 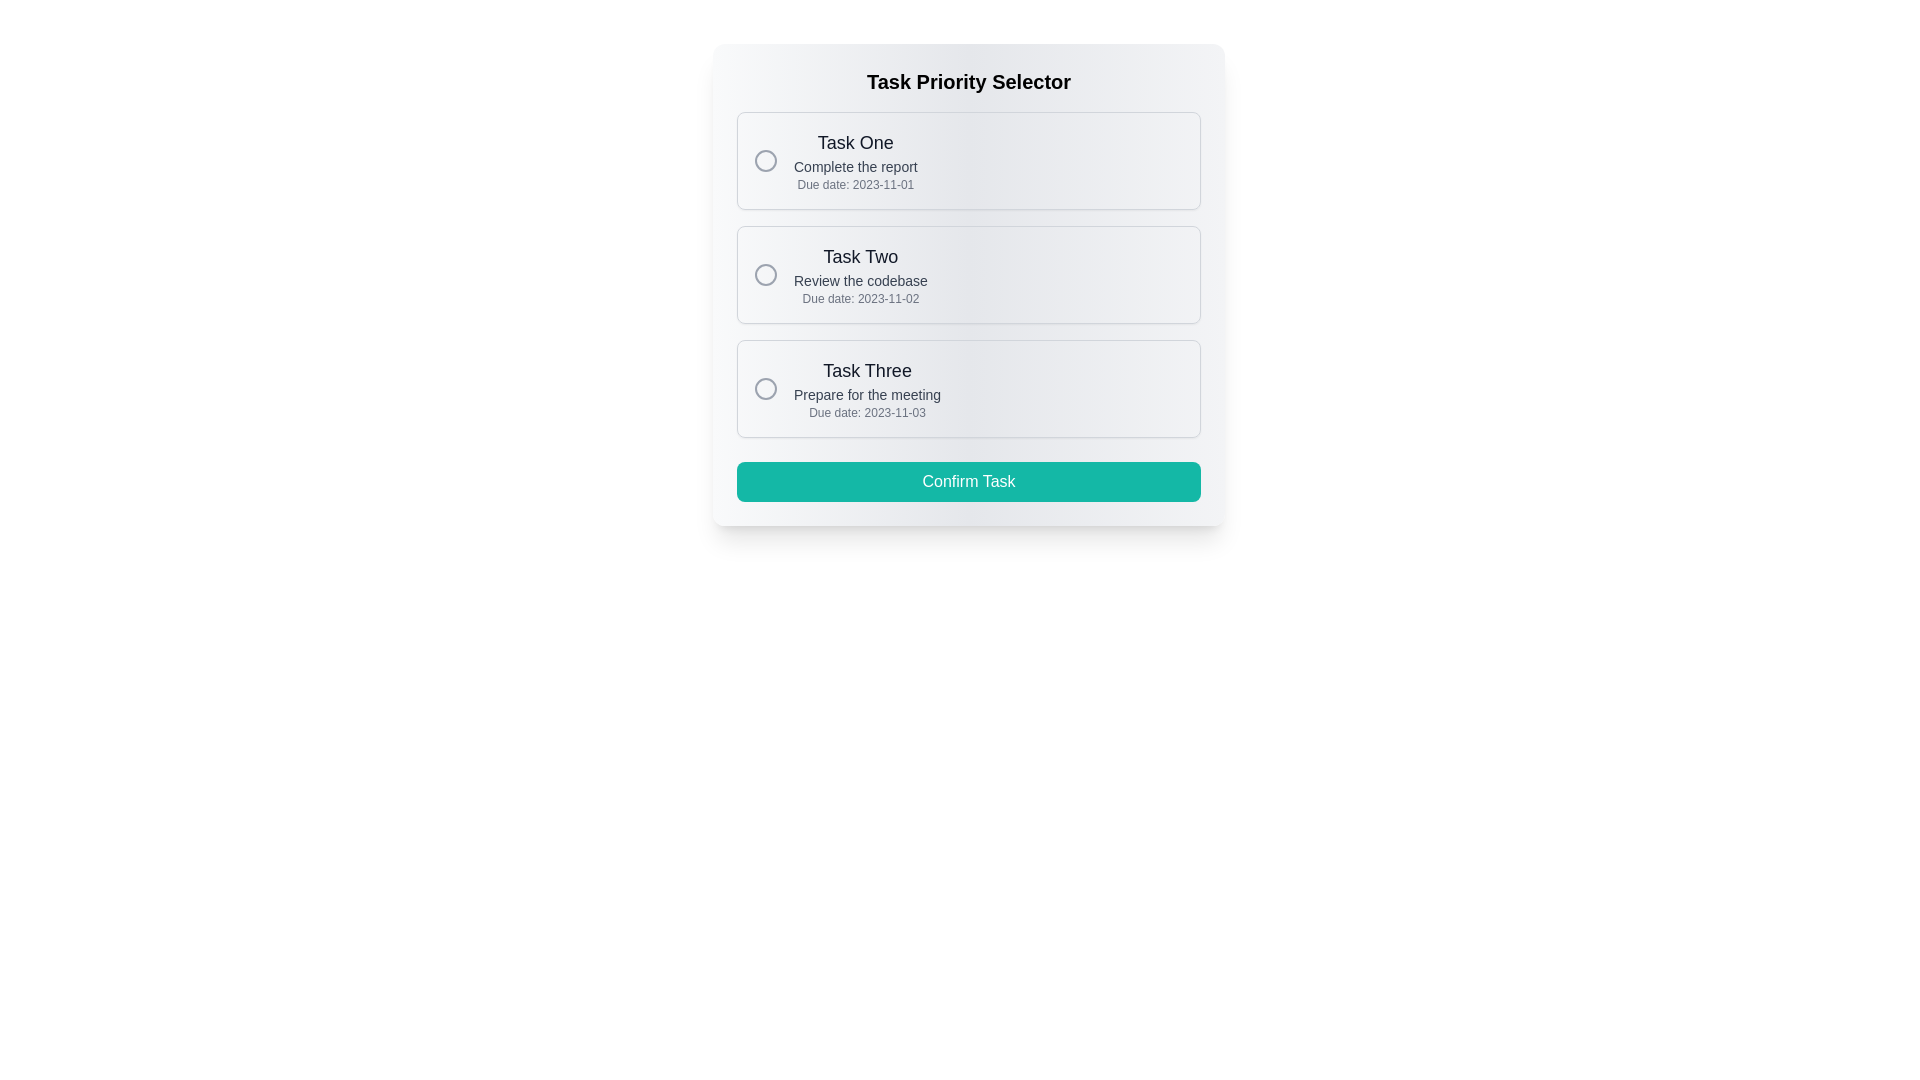 What do you see at coordinates (867, 370) in the screenshot?
I see `the static text or label that serves as the title for a task entry, positioned above 'Prepare for the meeting' and below the 'Task Priority Selector' heading` at bounding box center [867, 370].